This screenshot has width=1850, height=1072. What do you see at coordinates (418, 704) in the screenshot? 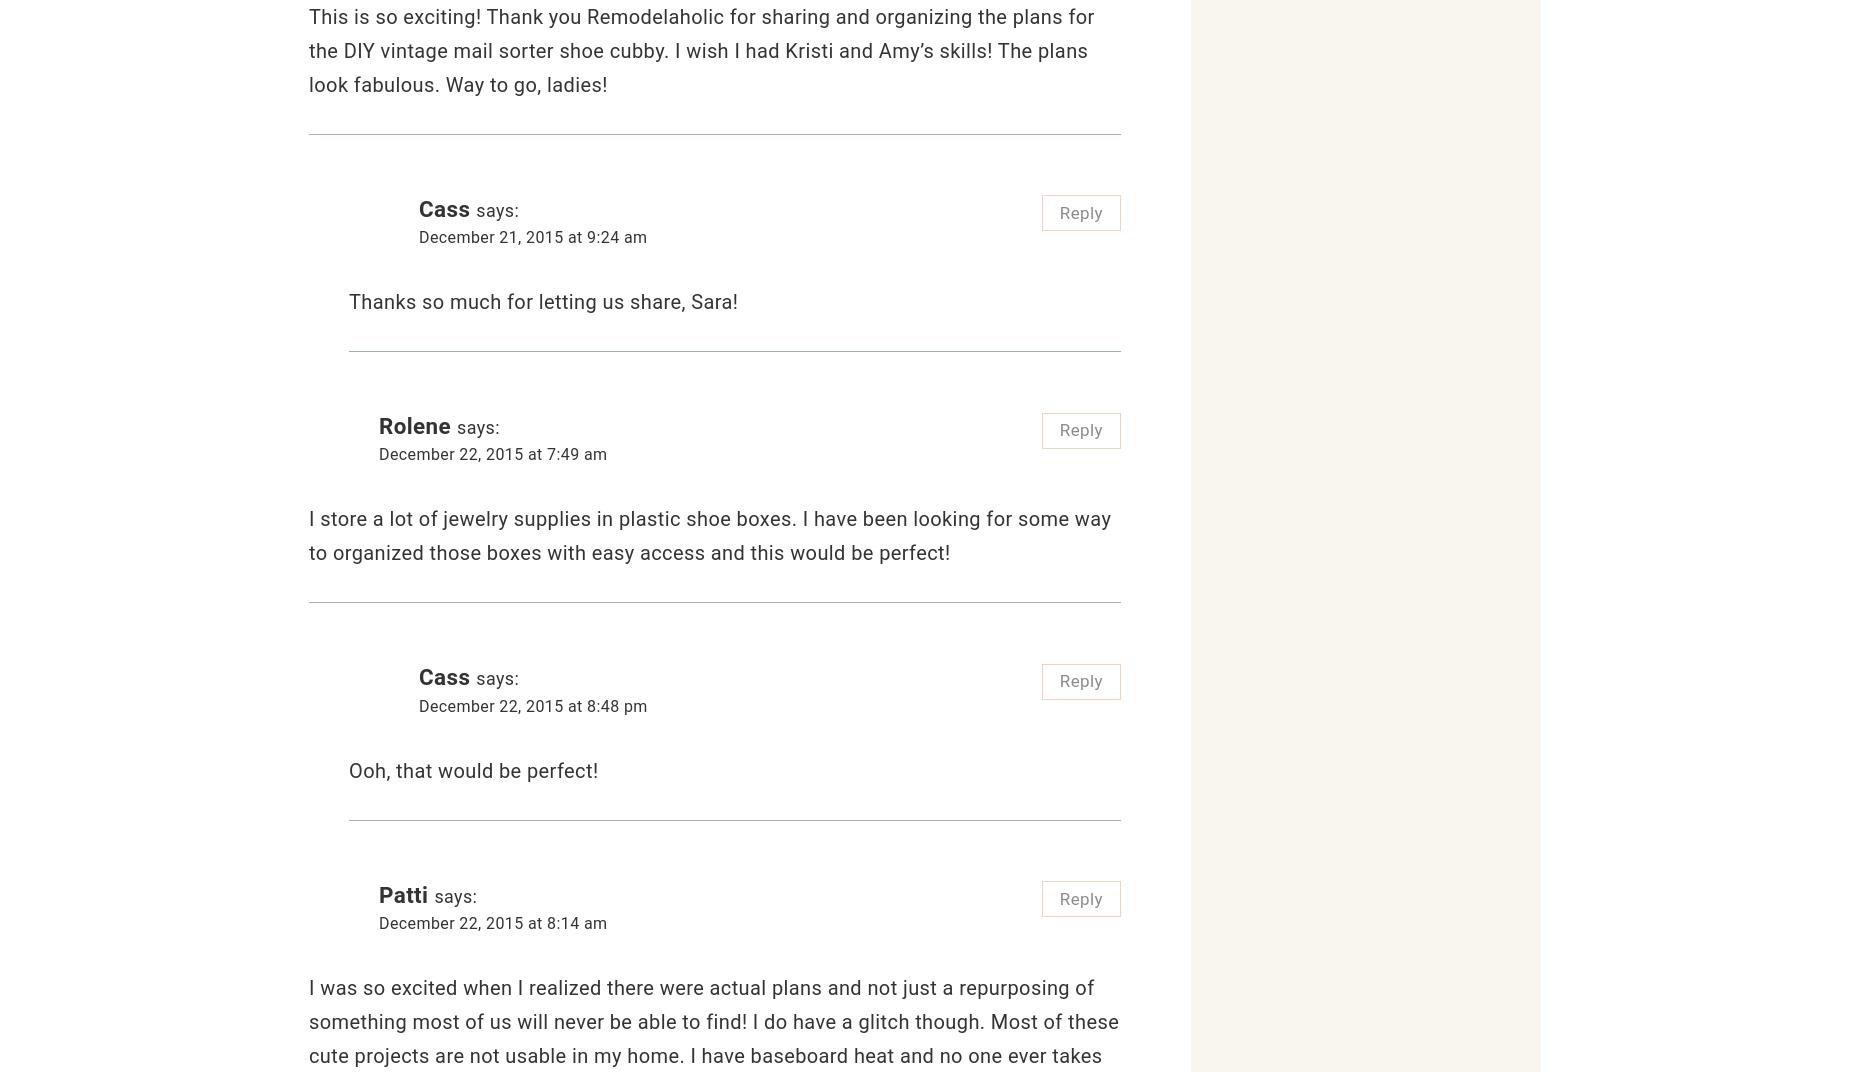
I see `'December 22, 2015 at 8:48 pm'` at bounding box center [418, 704].